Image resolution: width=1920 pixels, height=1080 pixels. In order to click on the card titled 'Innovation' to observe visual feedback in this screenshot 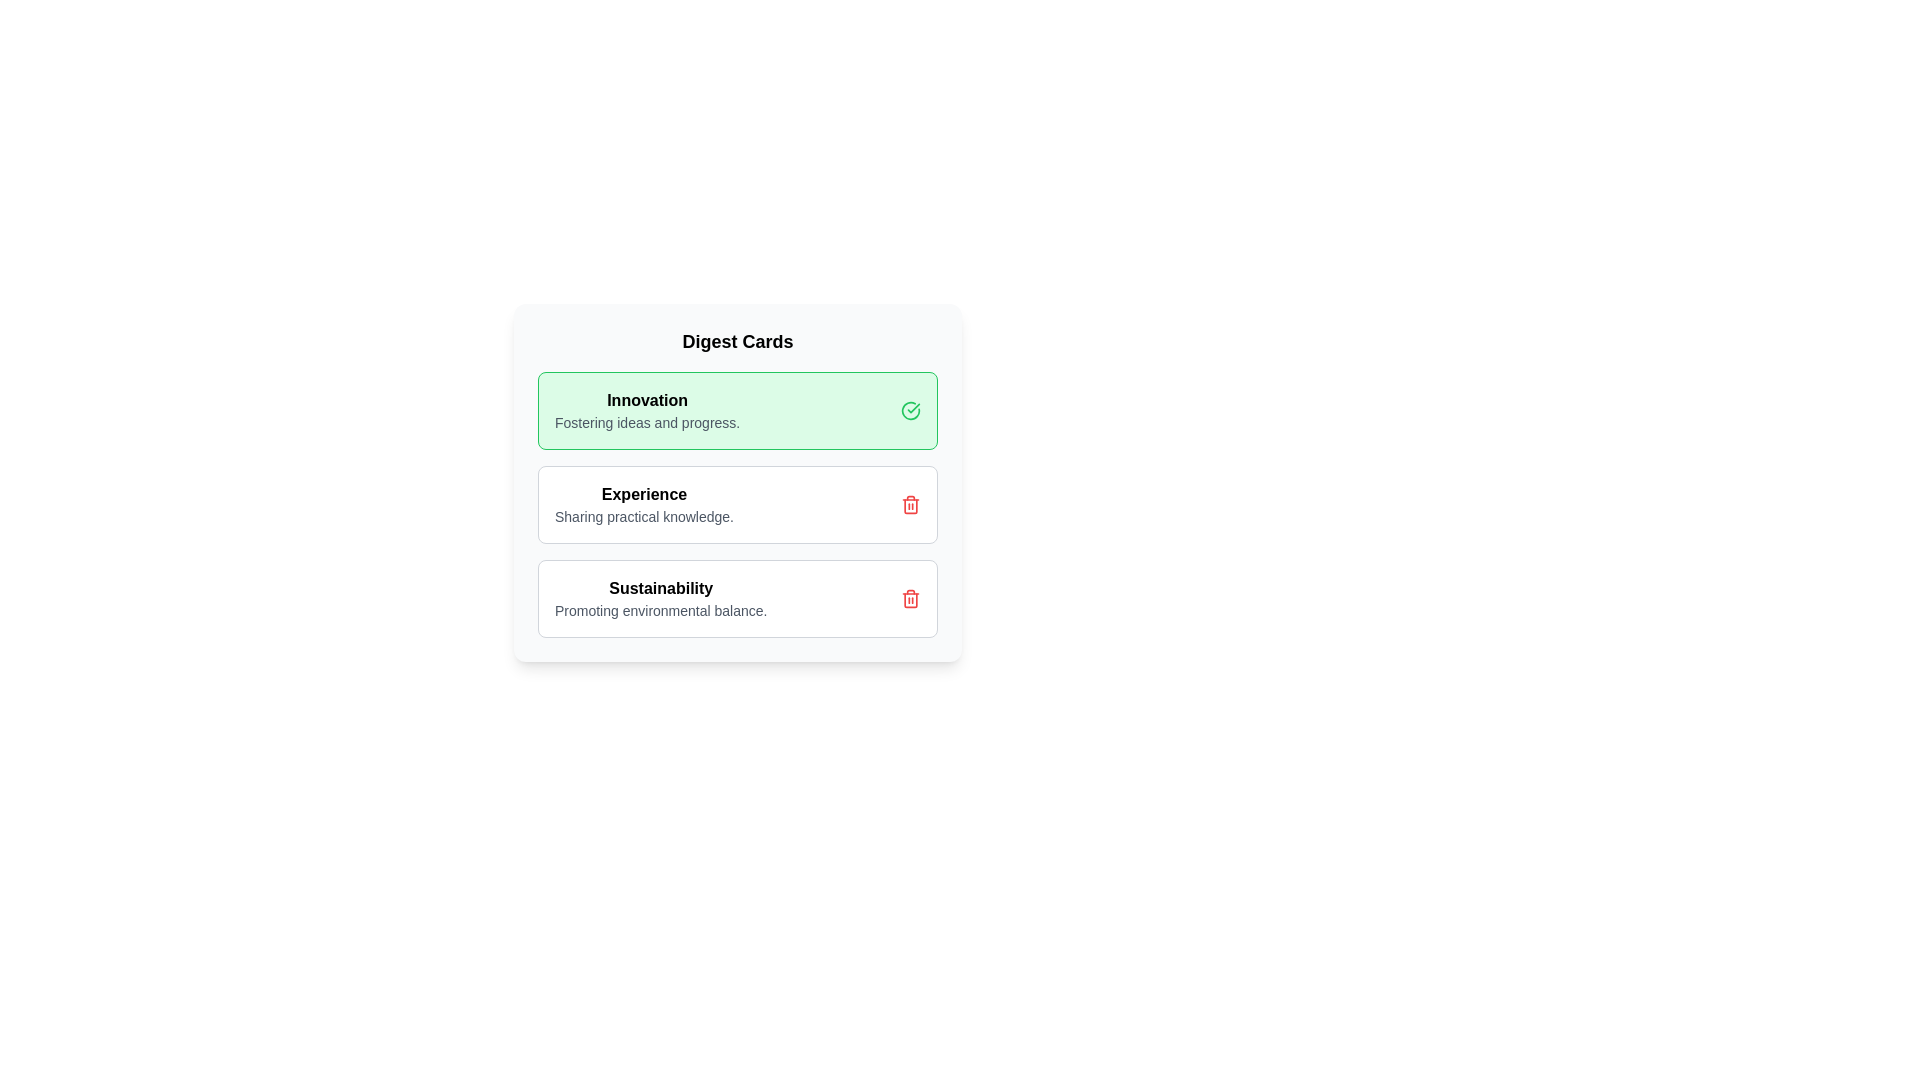, I will do `click(737, 410)`.